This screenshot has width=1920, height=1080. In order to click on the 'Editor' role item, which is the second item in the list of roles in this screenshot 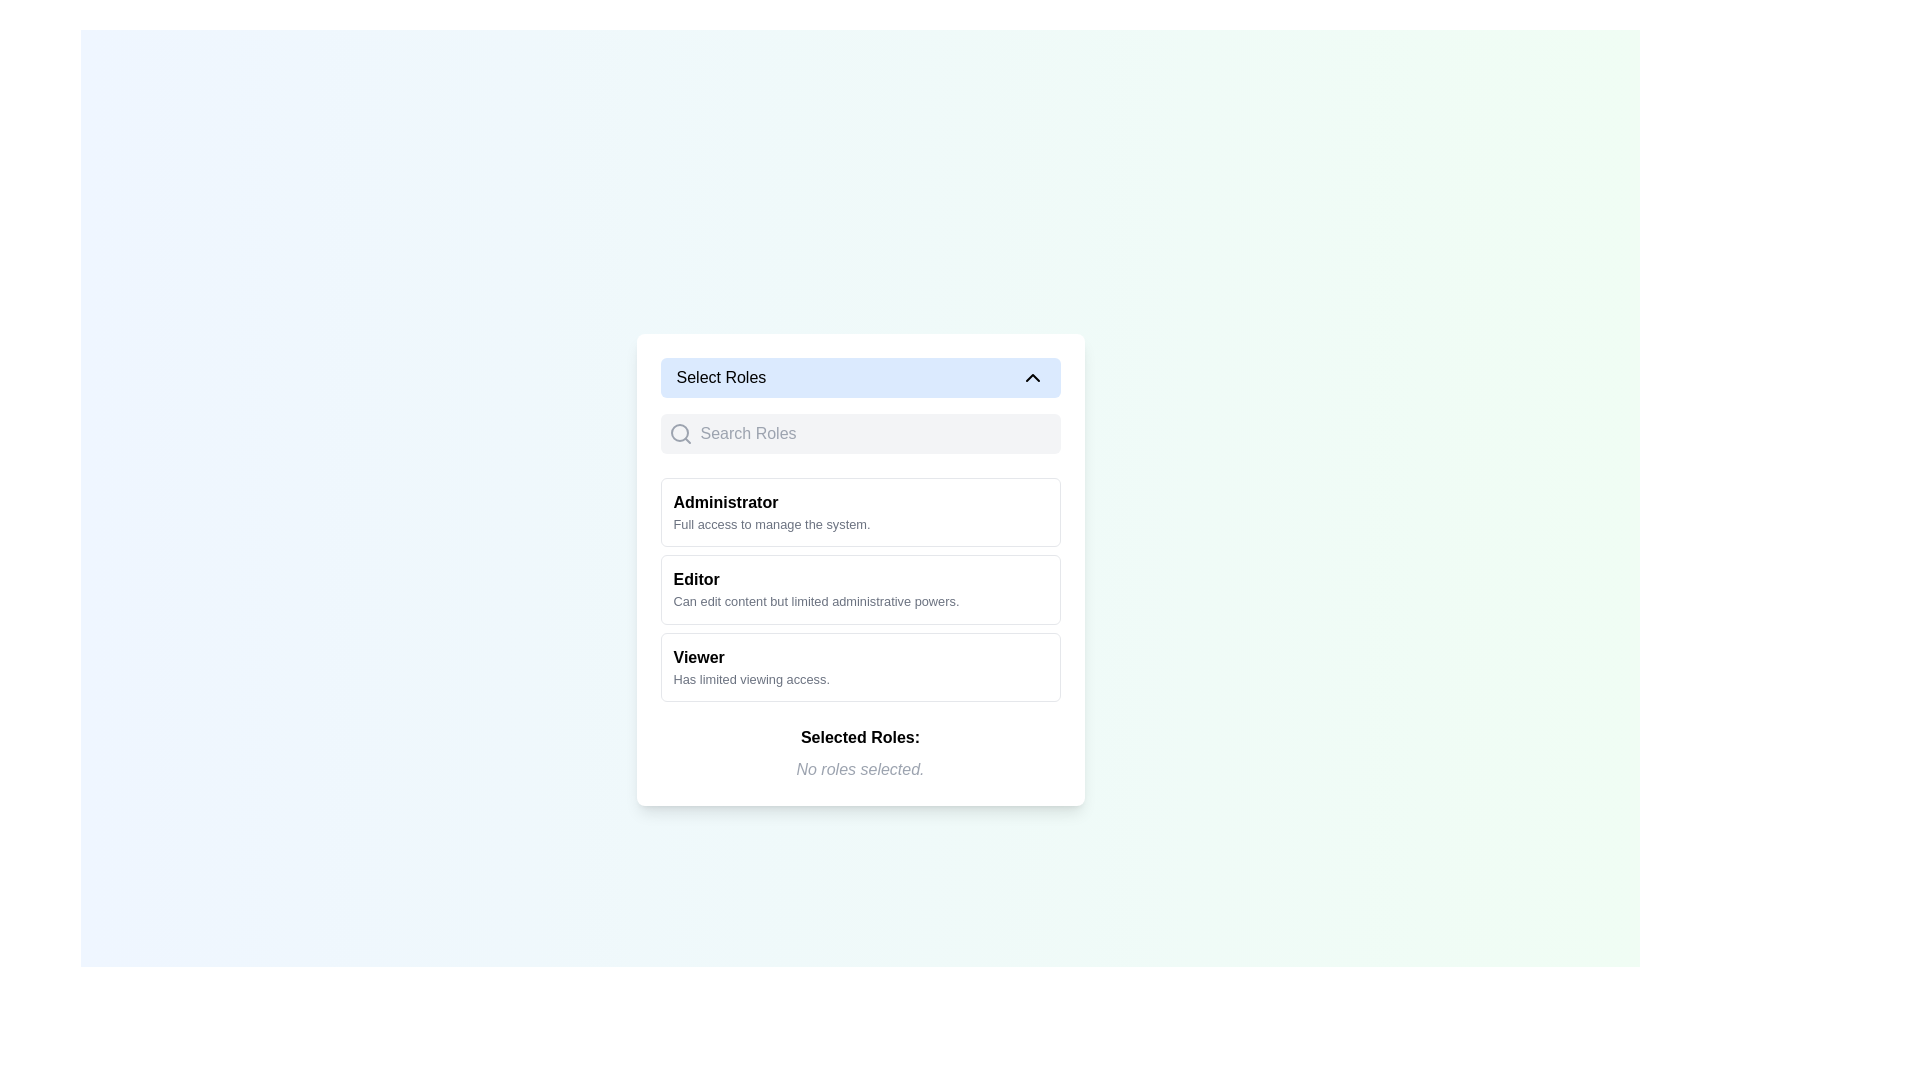, I will do `click(860, 570)`.